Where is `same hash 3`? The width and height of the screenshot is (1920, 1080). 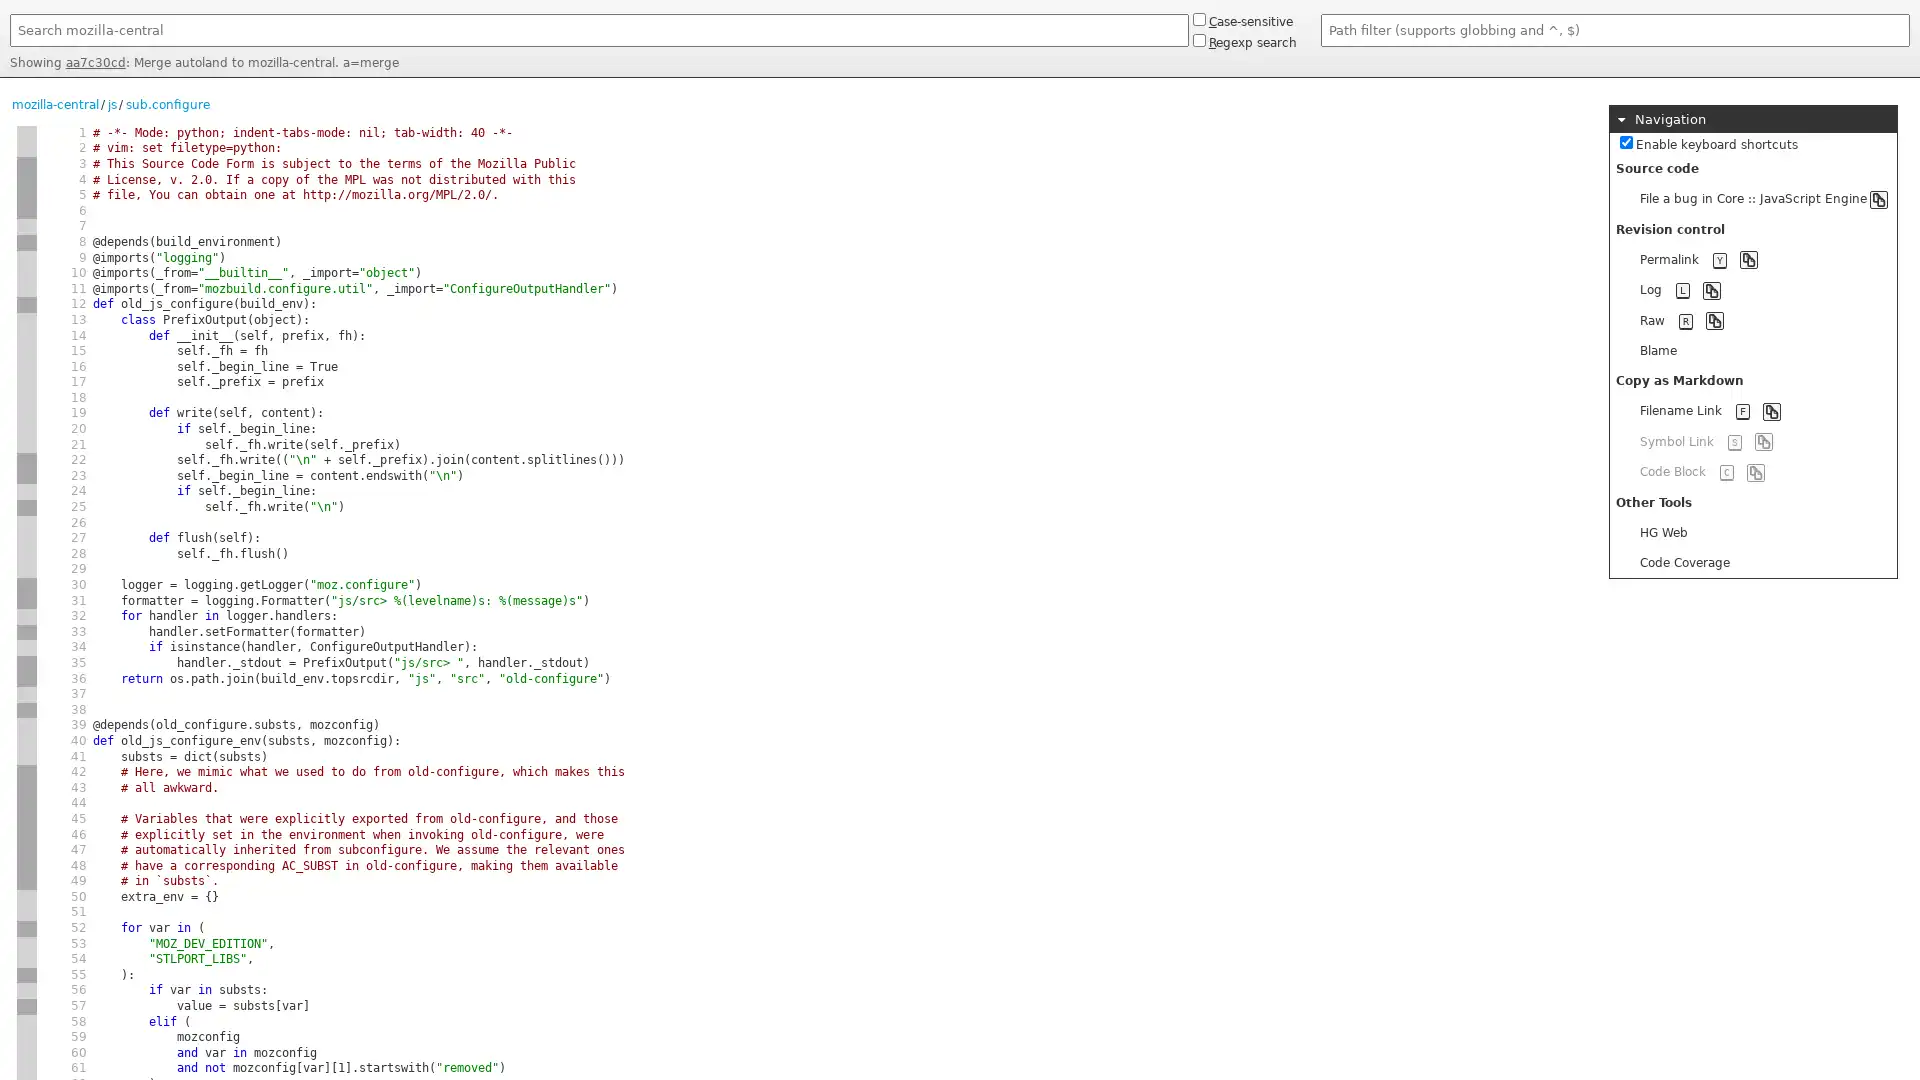 same hash 3 is located at coordinates (27, 1067).